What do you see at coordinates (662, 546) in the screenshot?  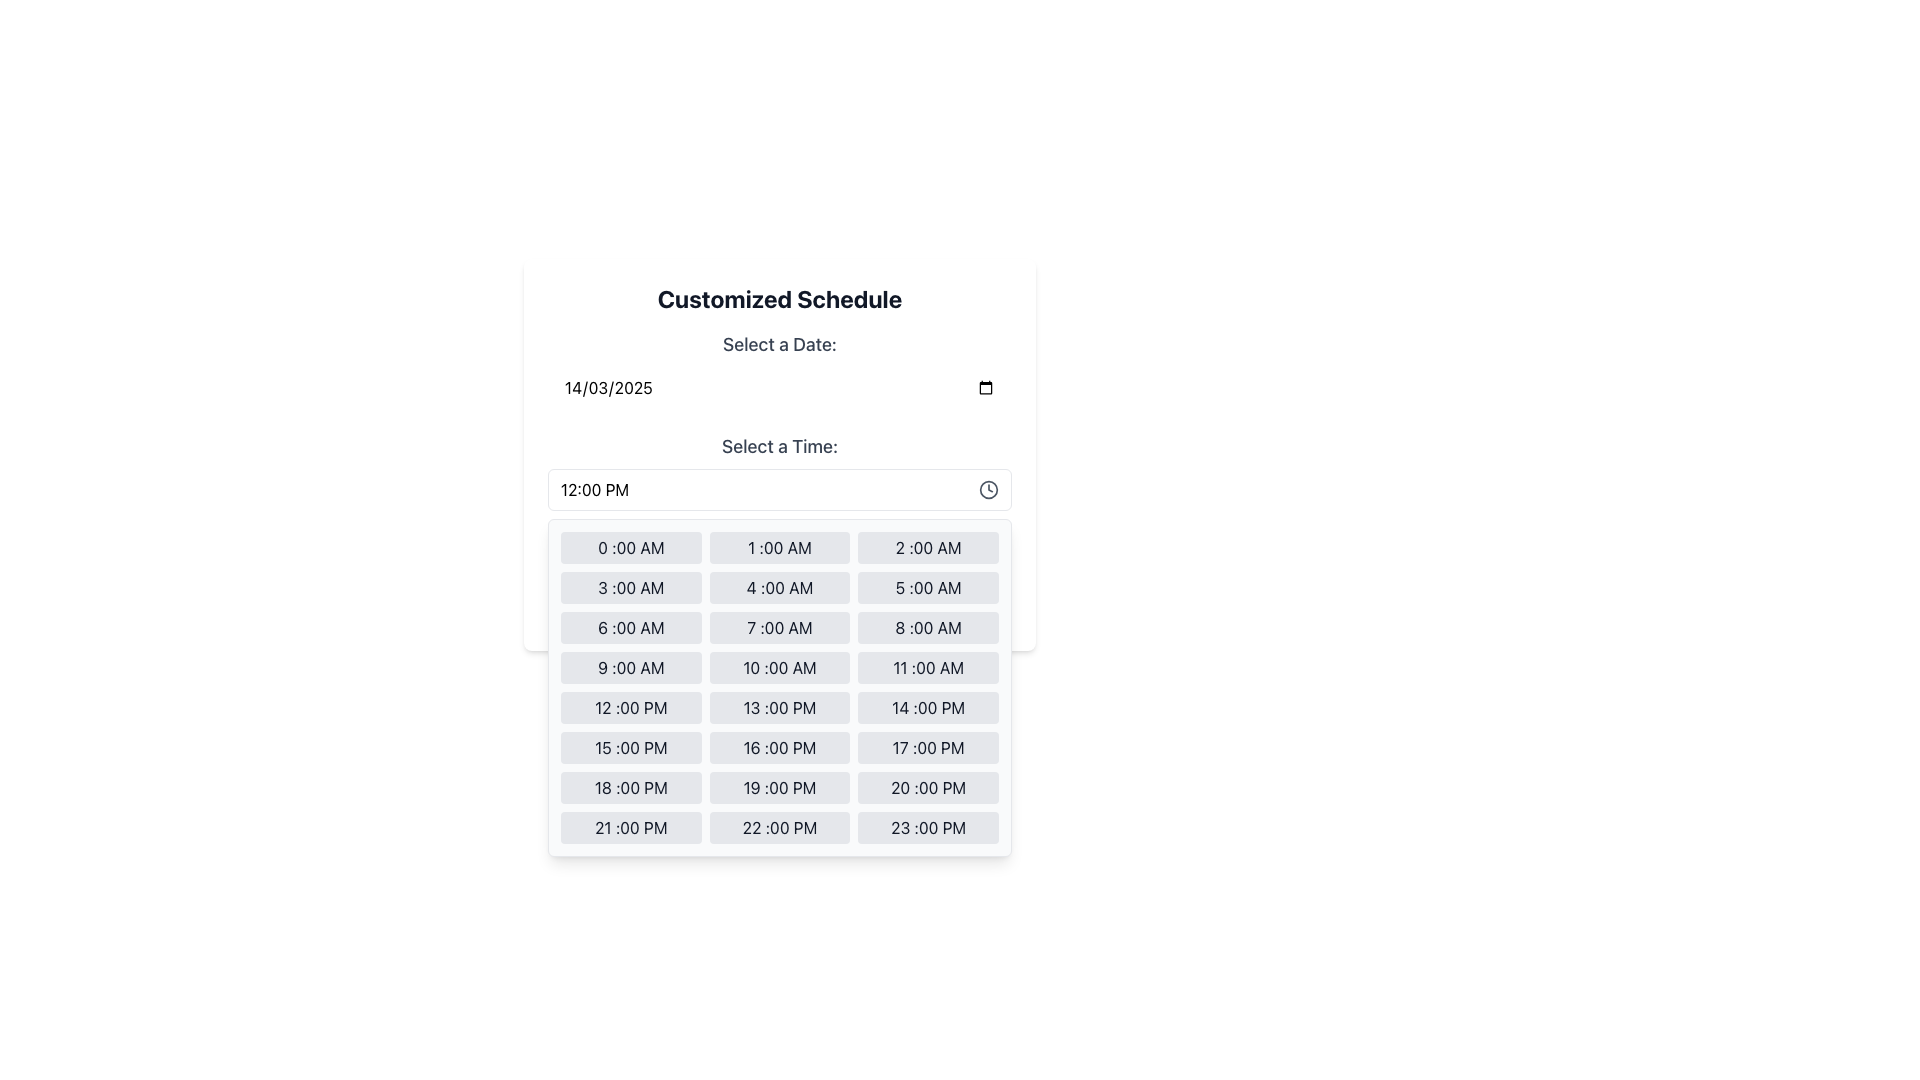 I see `the circular border of the SVG icon located to the left of the time entry field in the 'Customized Schedule' interface` at bounding box center [662, 546].